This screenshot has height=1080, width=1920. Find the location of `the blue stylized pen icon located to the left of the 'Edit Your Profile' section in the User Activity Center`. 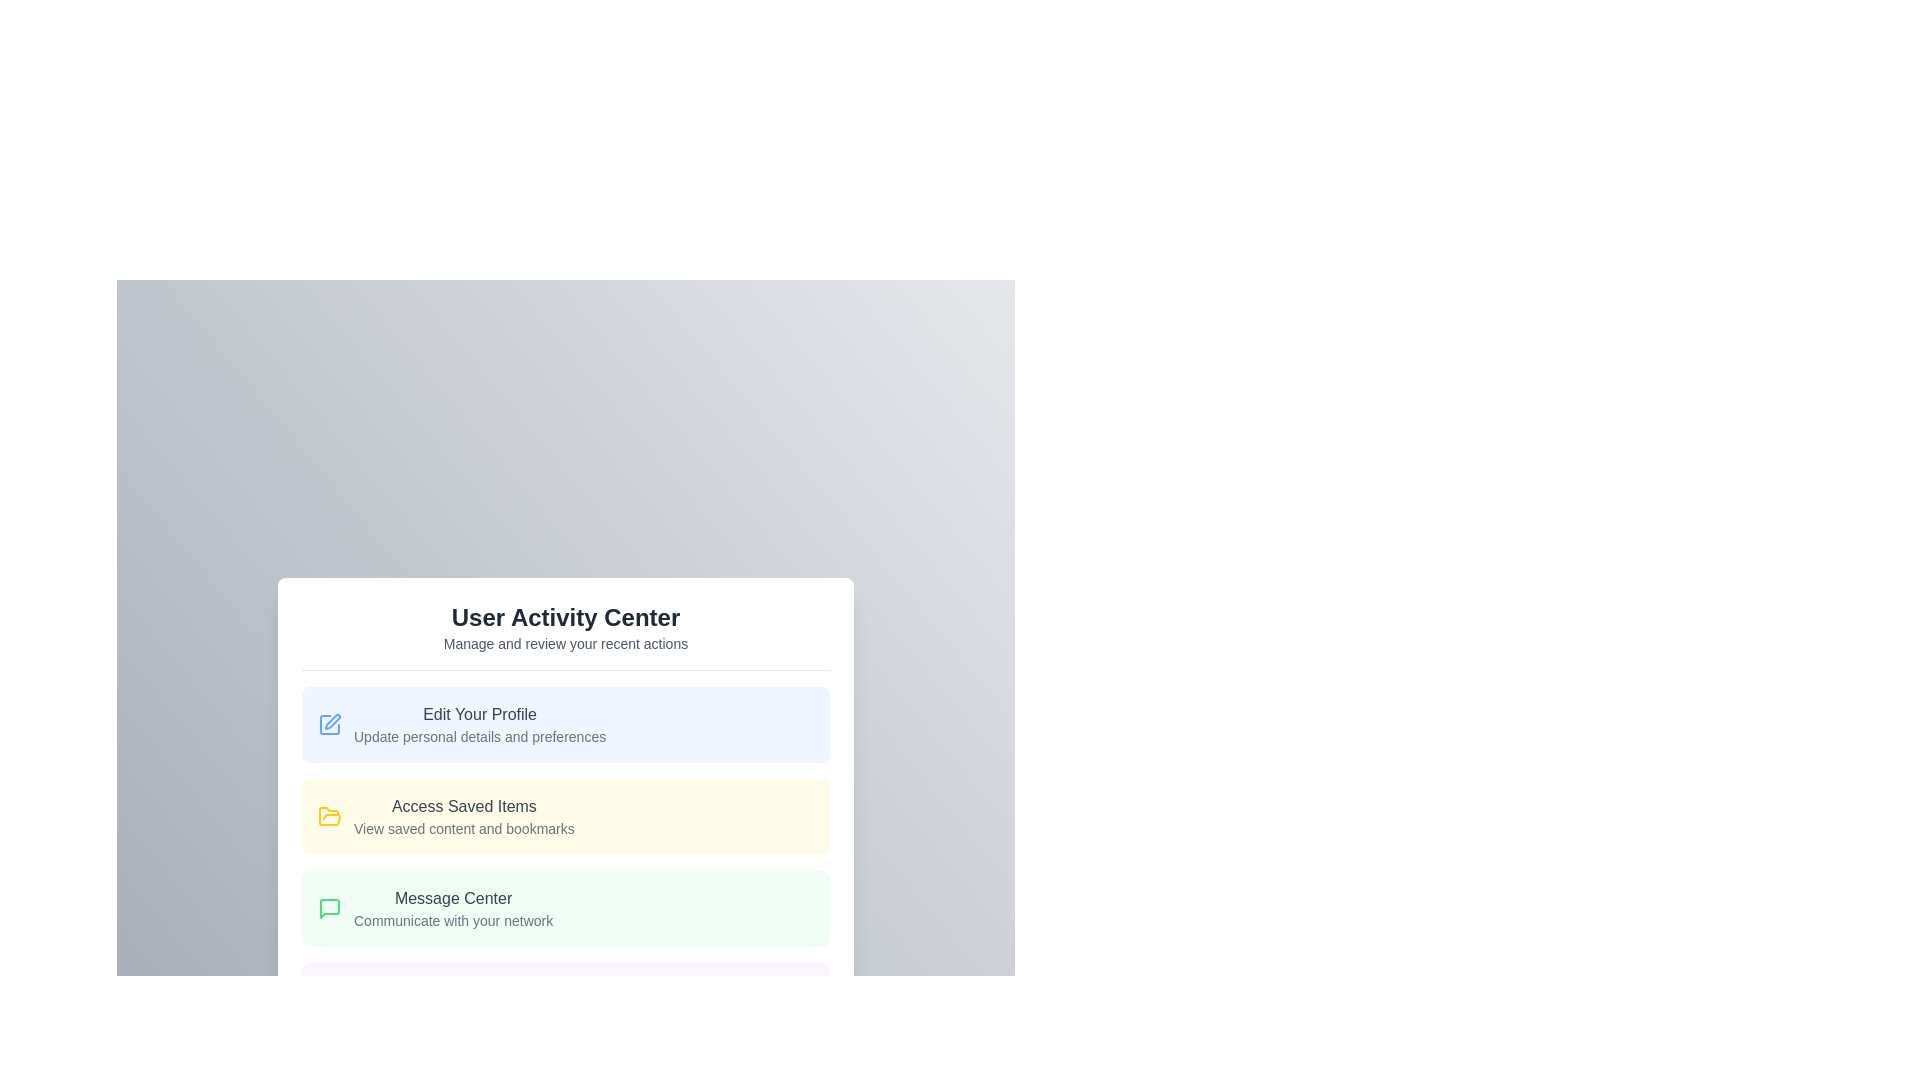

the blue stylized pen icon located to the left of the 'Edit Your Profile' section in the User Activity Center is located at coordinates (330, 724).